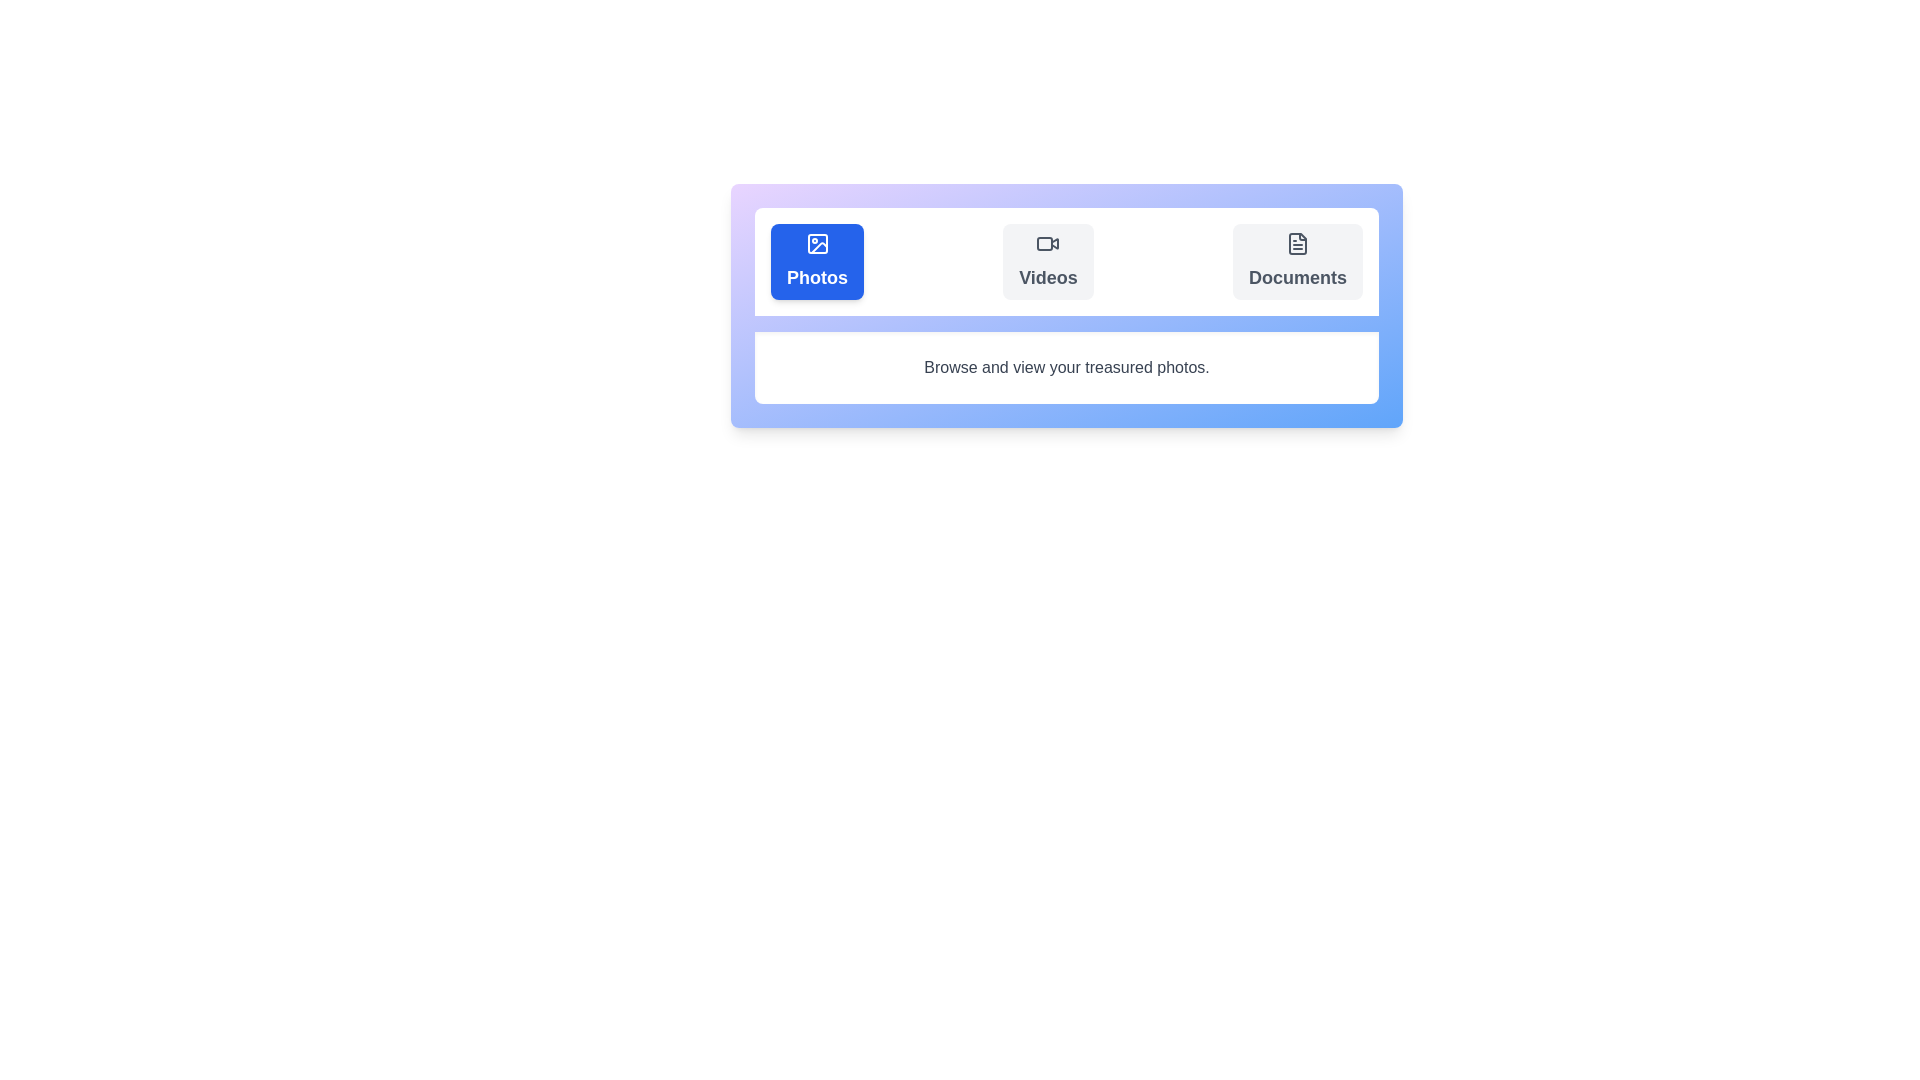  I want to click on the third button in the document section to trigger the hover scale effect, so click(1297, 261).